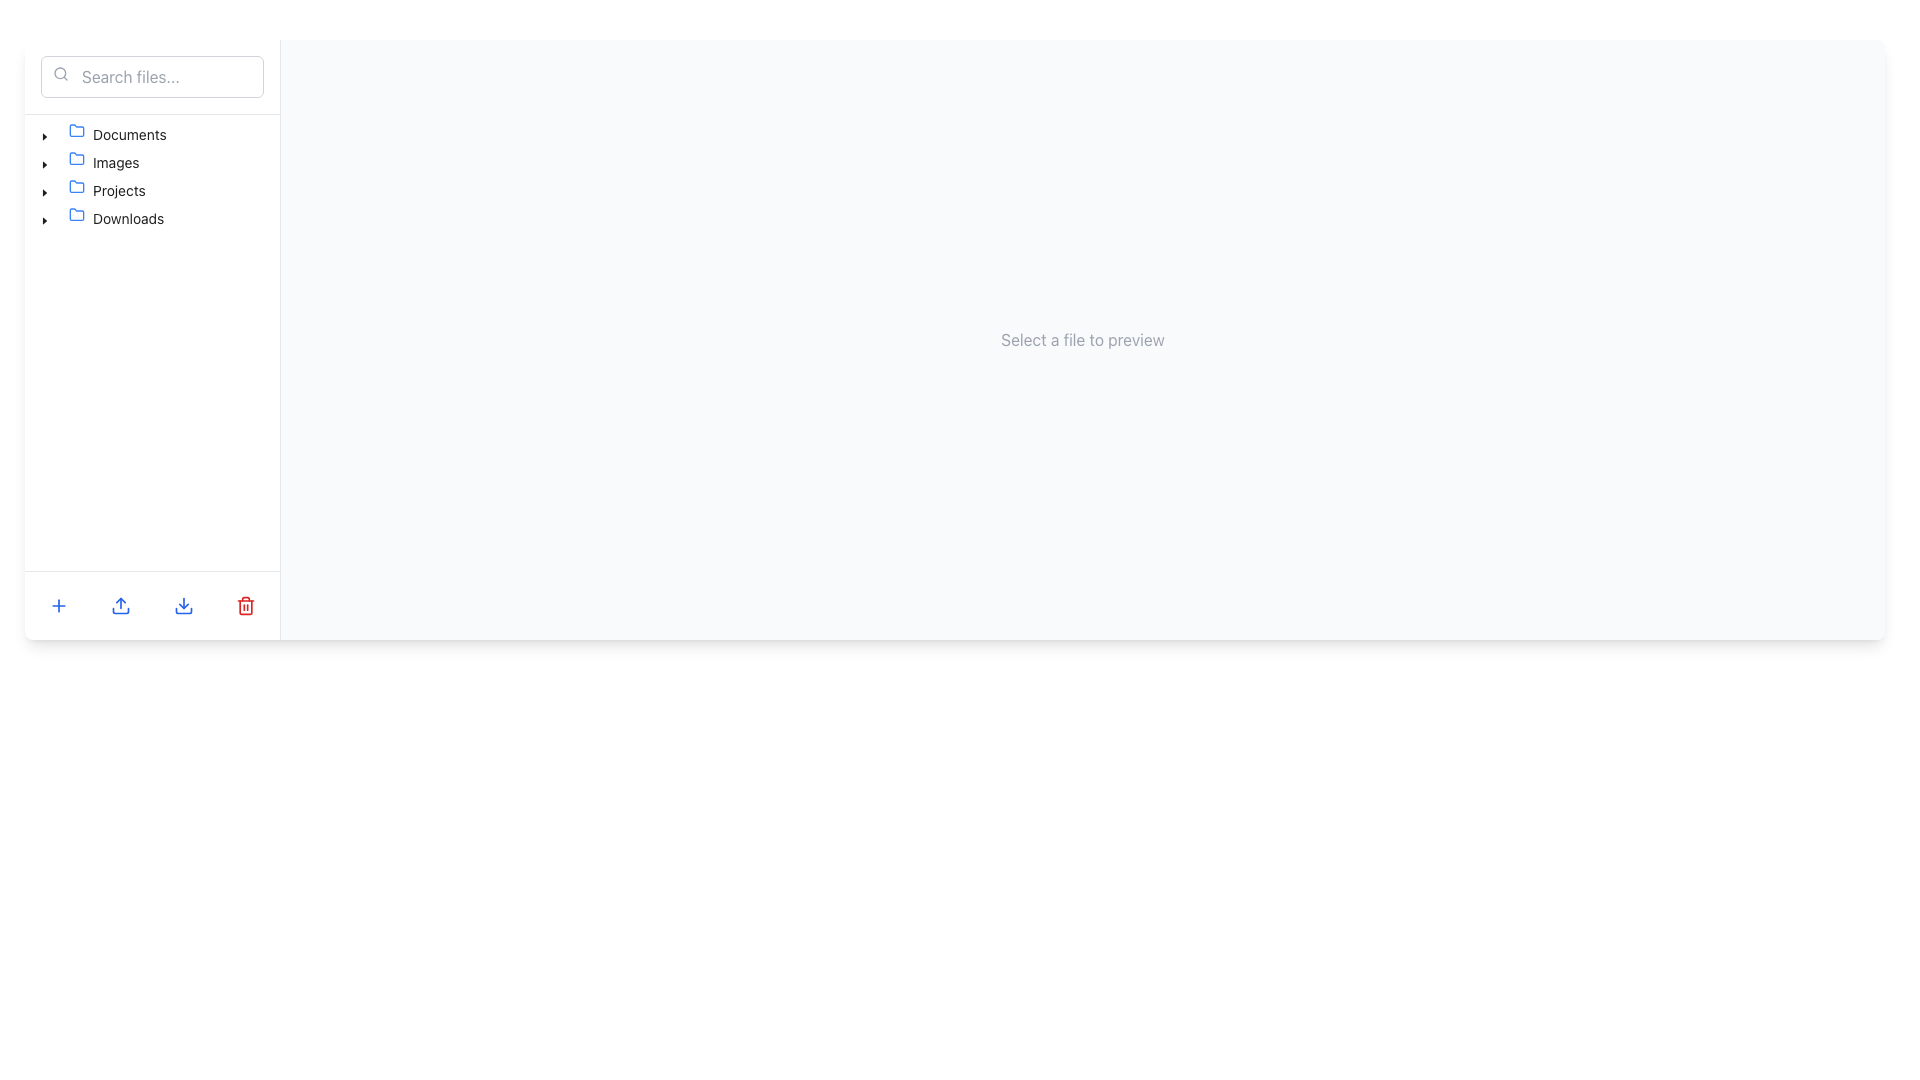 Image resolution: width=1920 pixels, height=1080 pixels. I want to click on the 'Documents' folder node, so click(116, 135).